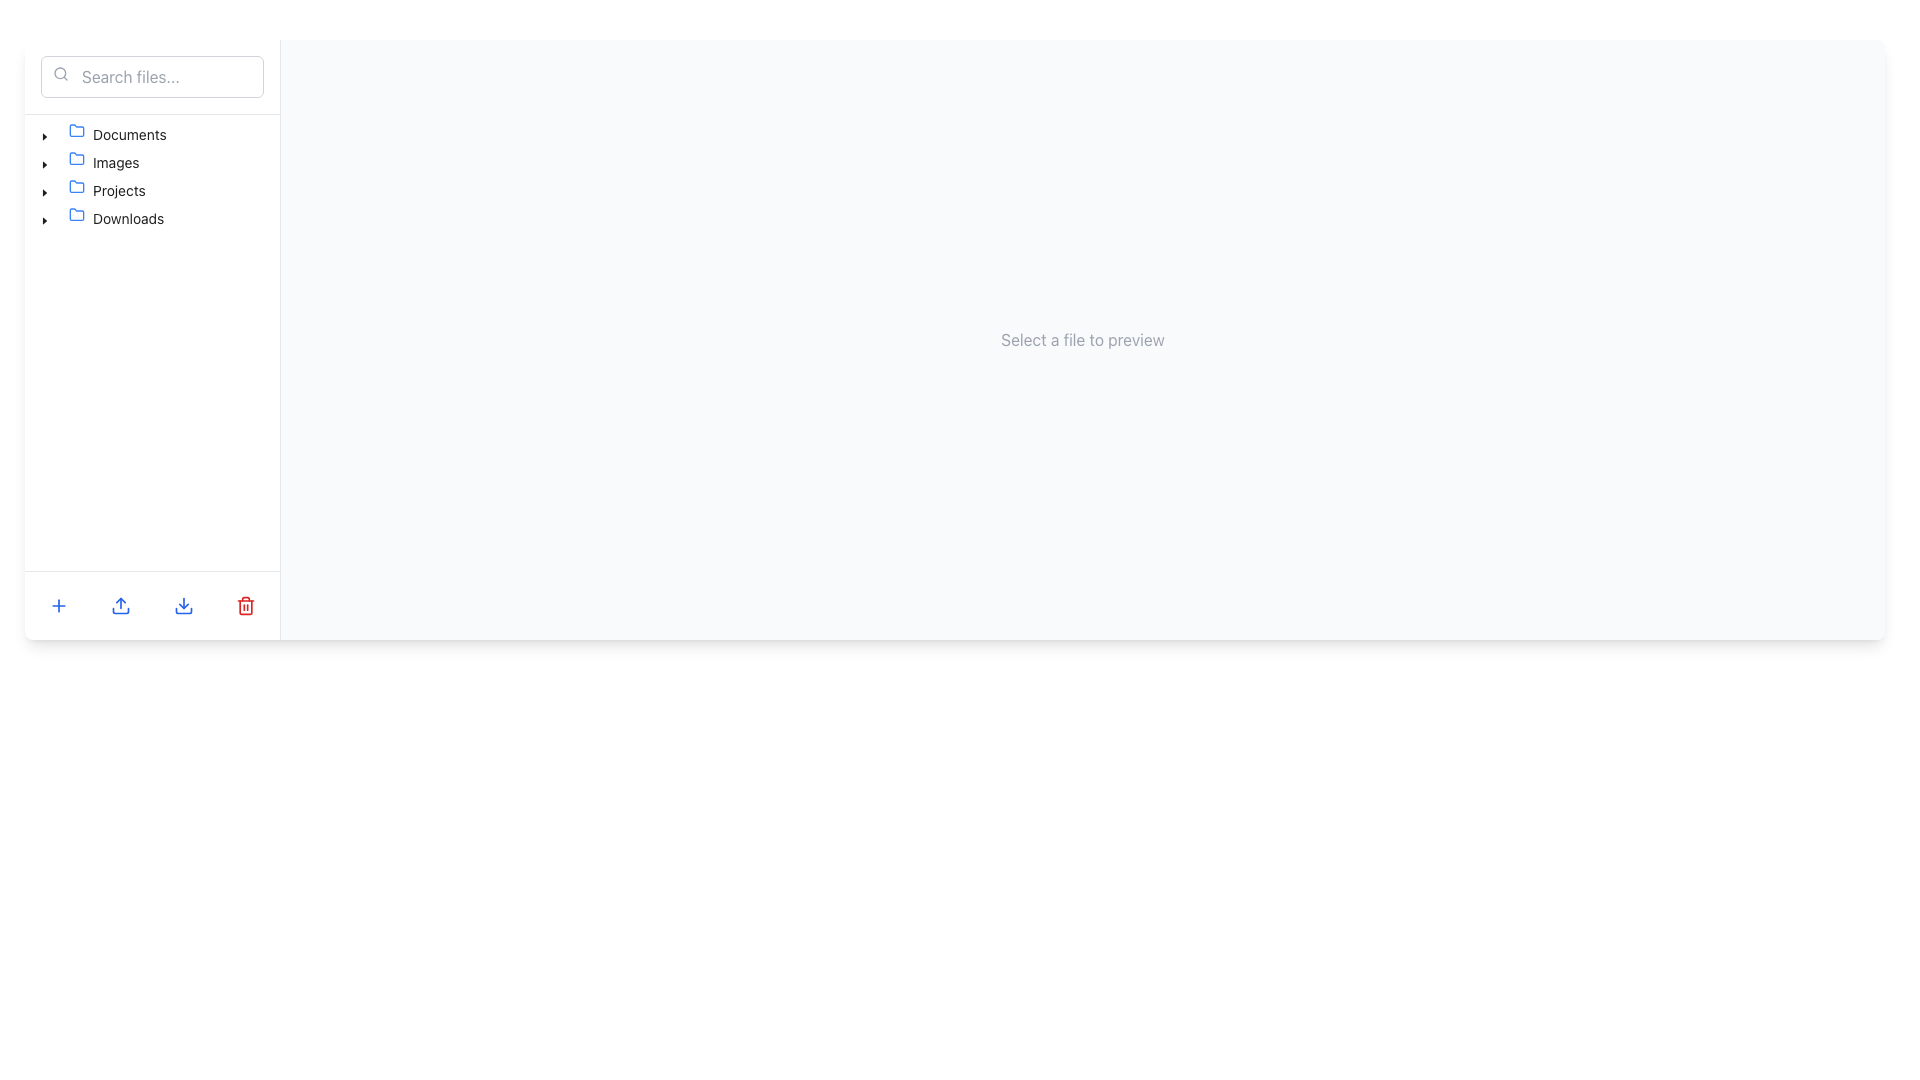 Image resolution: width=1920 pixels, height=1080 pixels. I want to click on the 'Documents' folder node, so click(116, 135).